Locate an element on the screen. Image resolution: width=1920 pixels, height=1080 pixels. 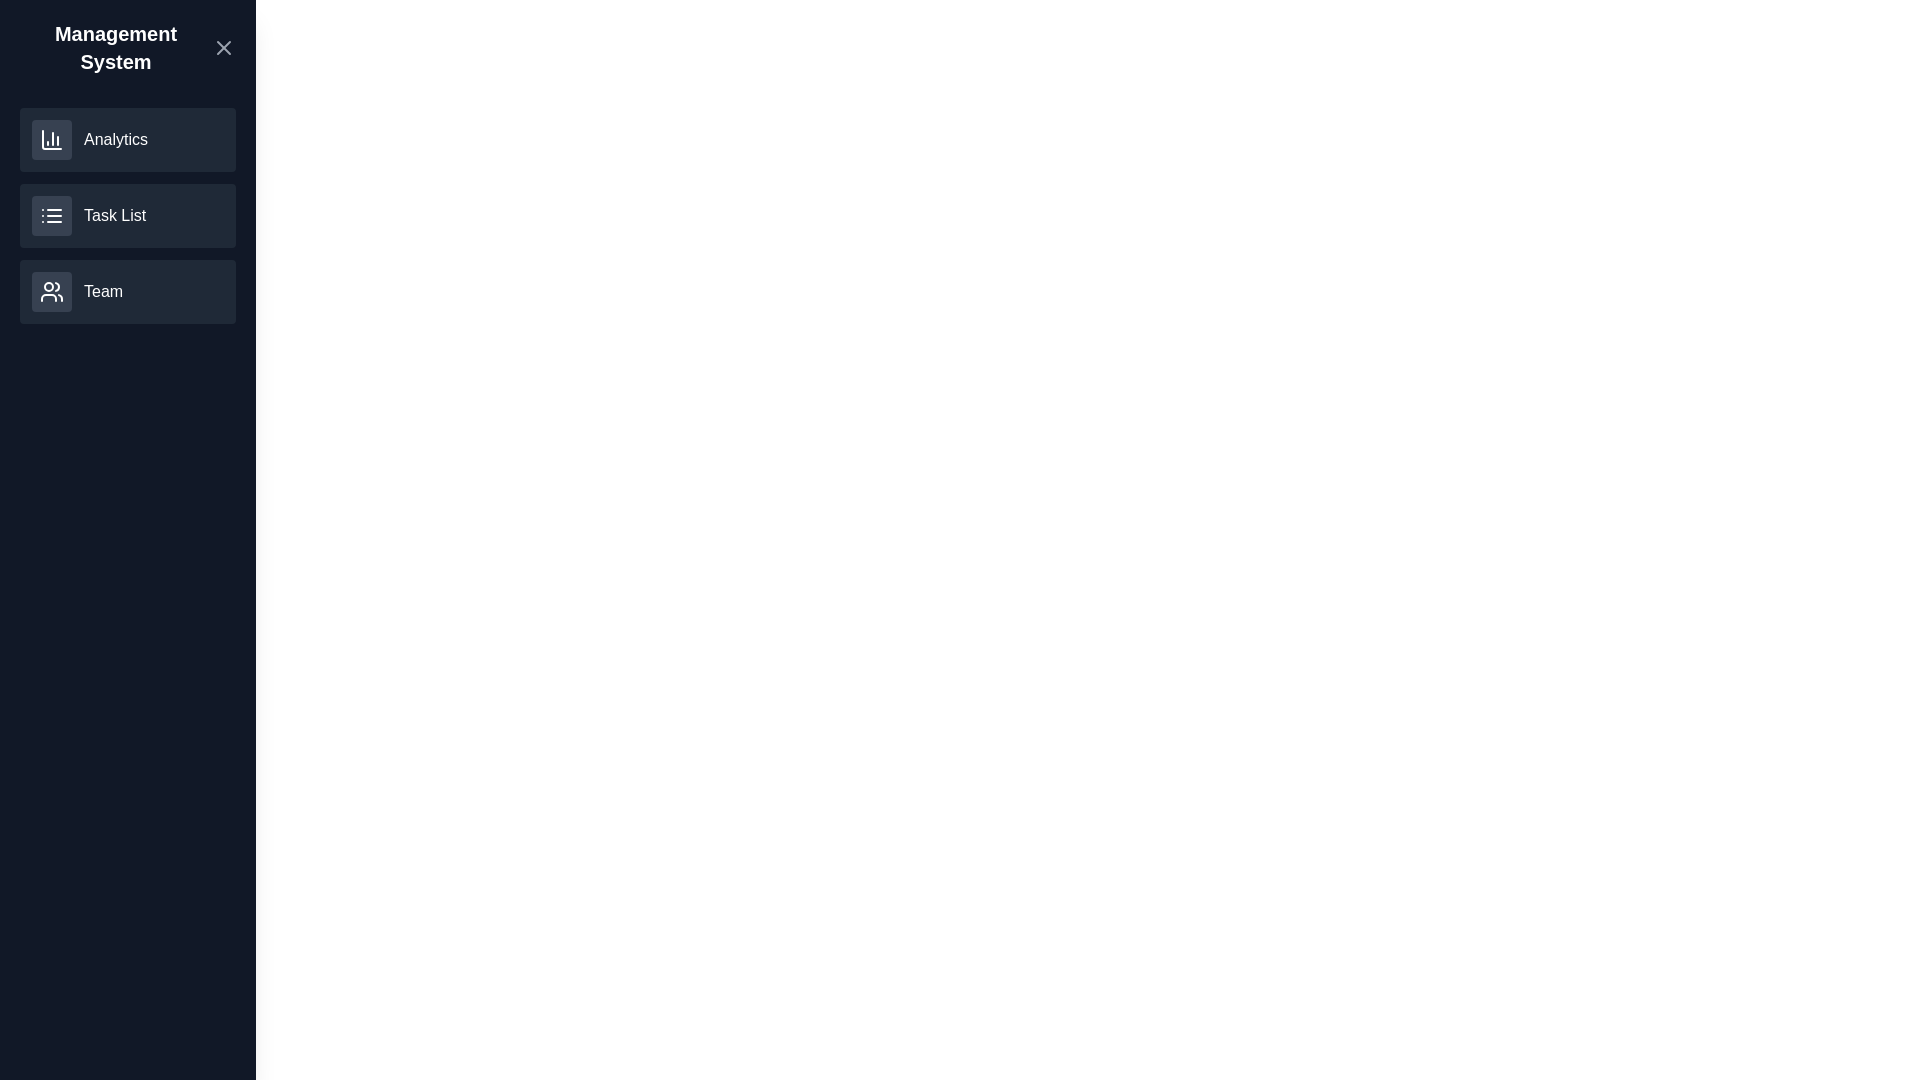
the 'Analytics' item in the sidebar is located at coordinates (127, 138).